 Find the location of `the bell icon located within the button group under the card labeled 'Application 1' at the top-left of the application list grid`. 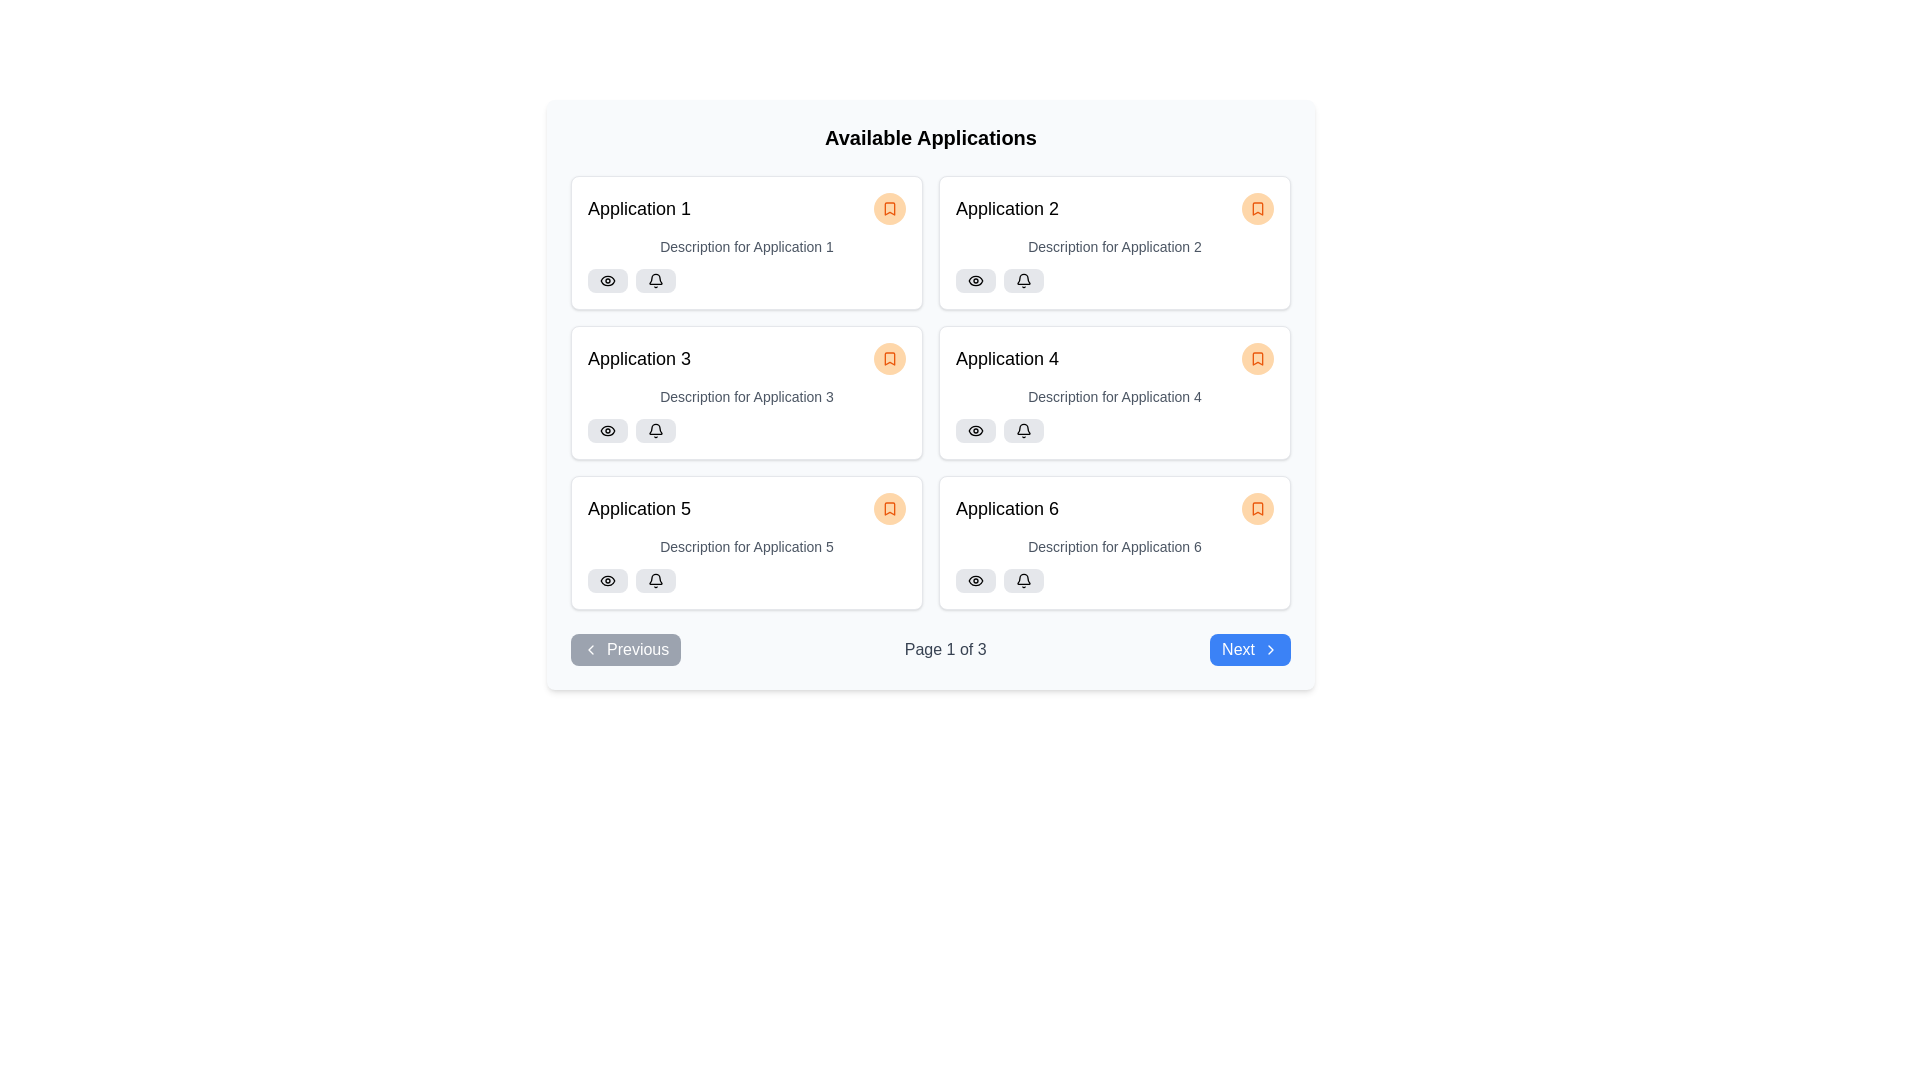

the bell icon located within the button group under the card labeled 'Application 1' at the top-left of the application list grid is located at coordinates (656, 279).